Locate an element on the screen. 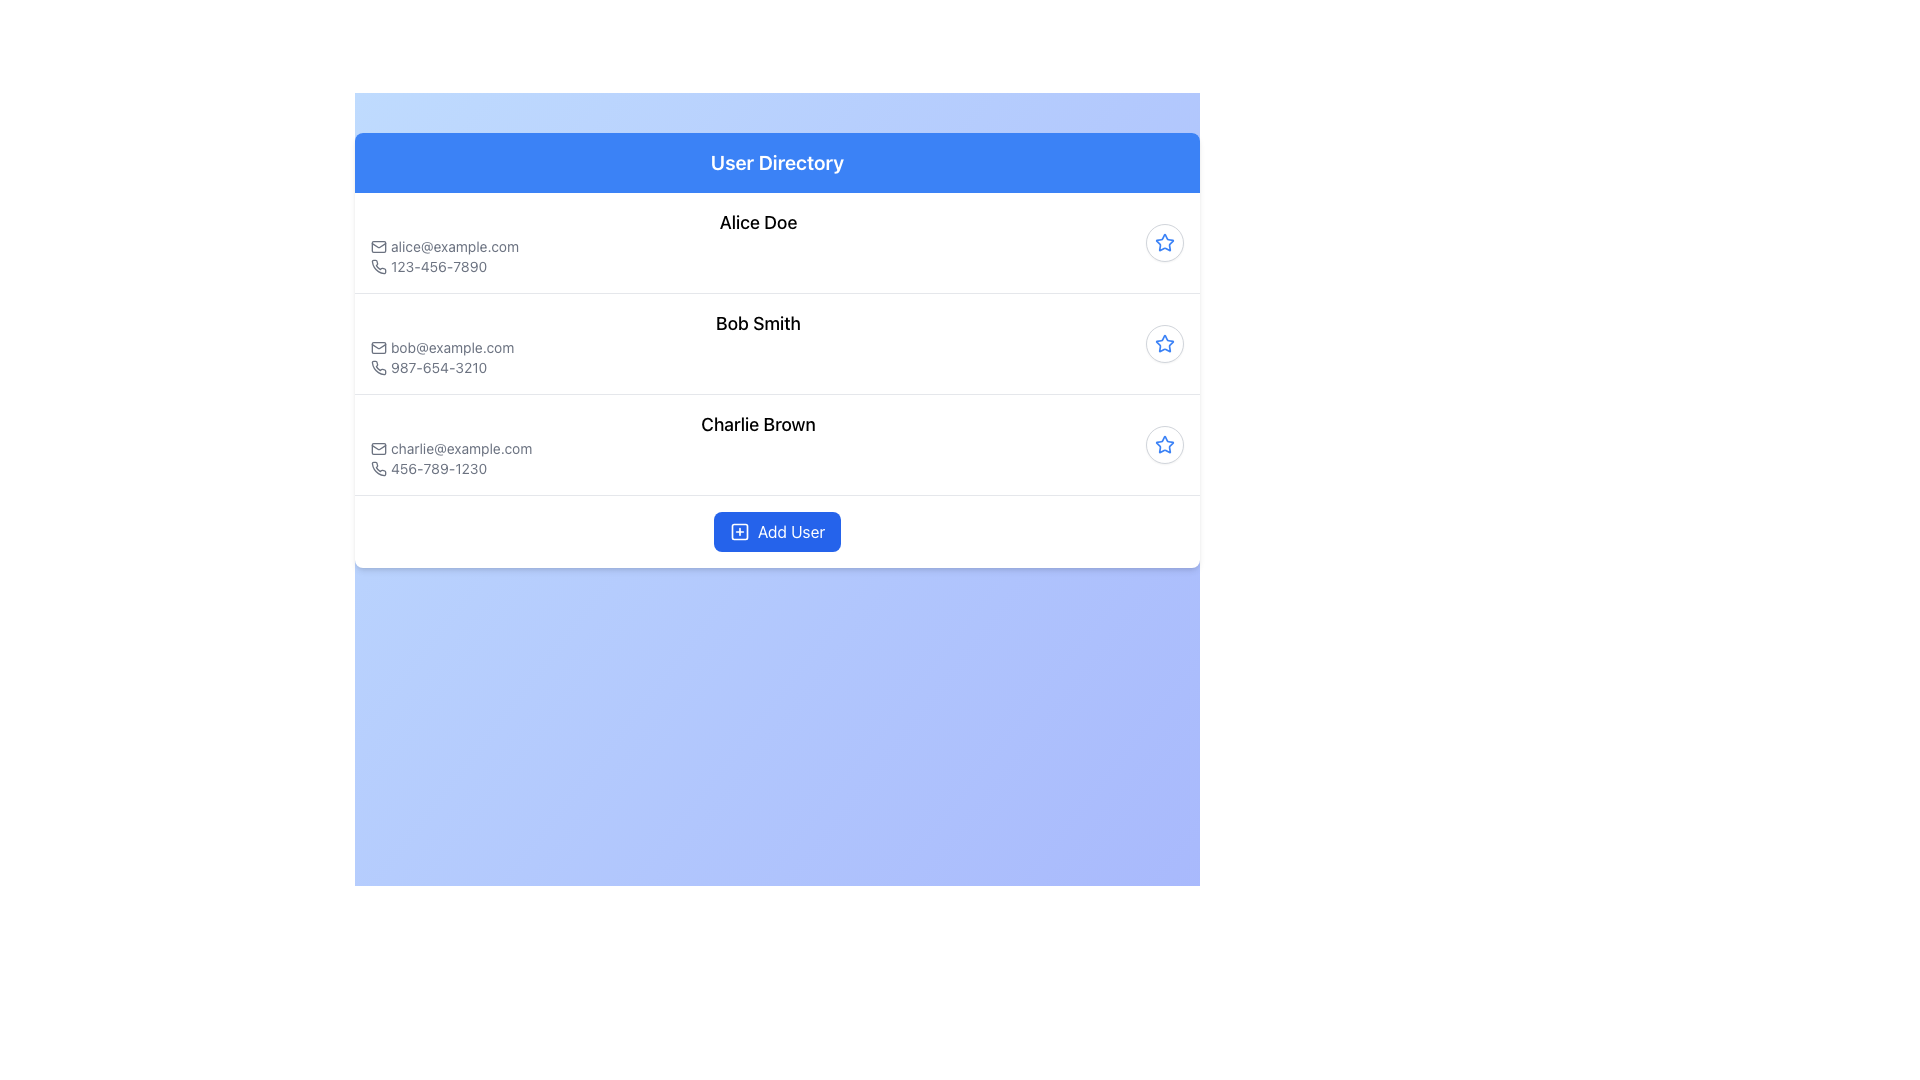 This screenshot has width=1920, height=1080. the blue square icon with a plus symbol inside it, which is part of the 'Add User' button located at the bottom center of the interface is located at coordinates (738, 531).